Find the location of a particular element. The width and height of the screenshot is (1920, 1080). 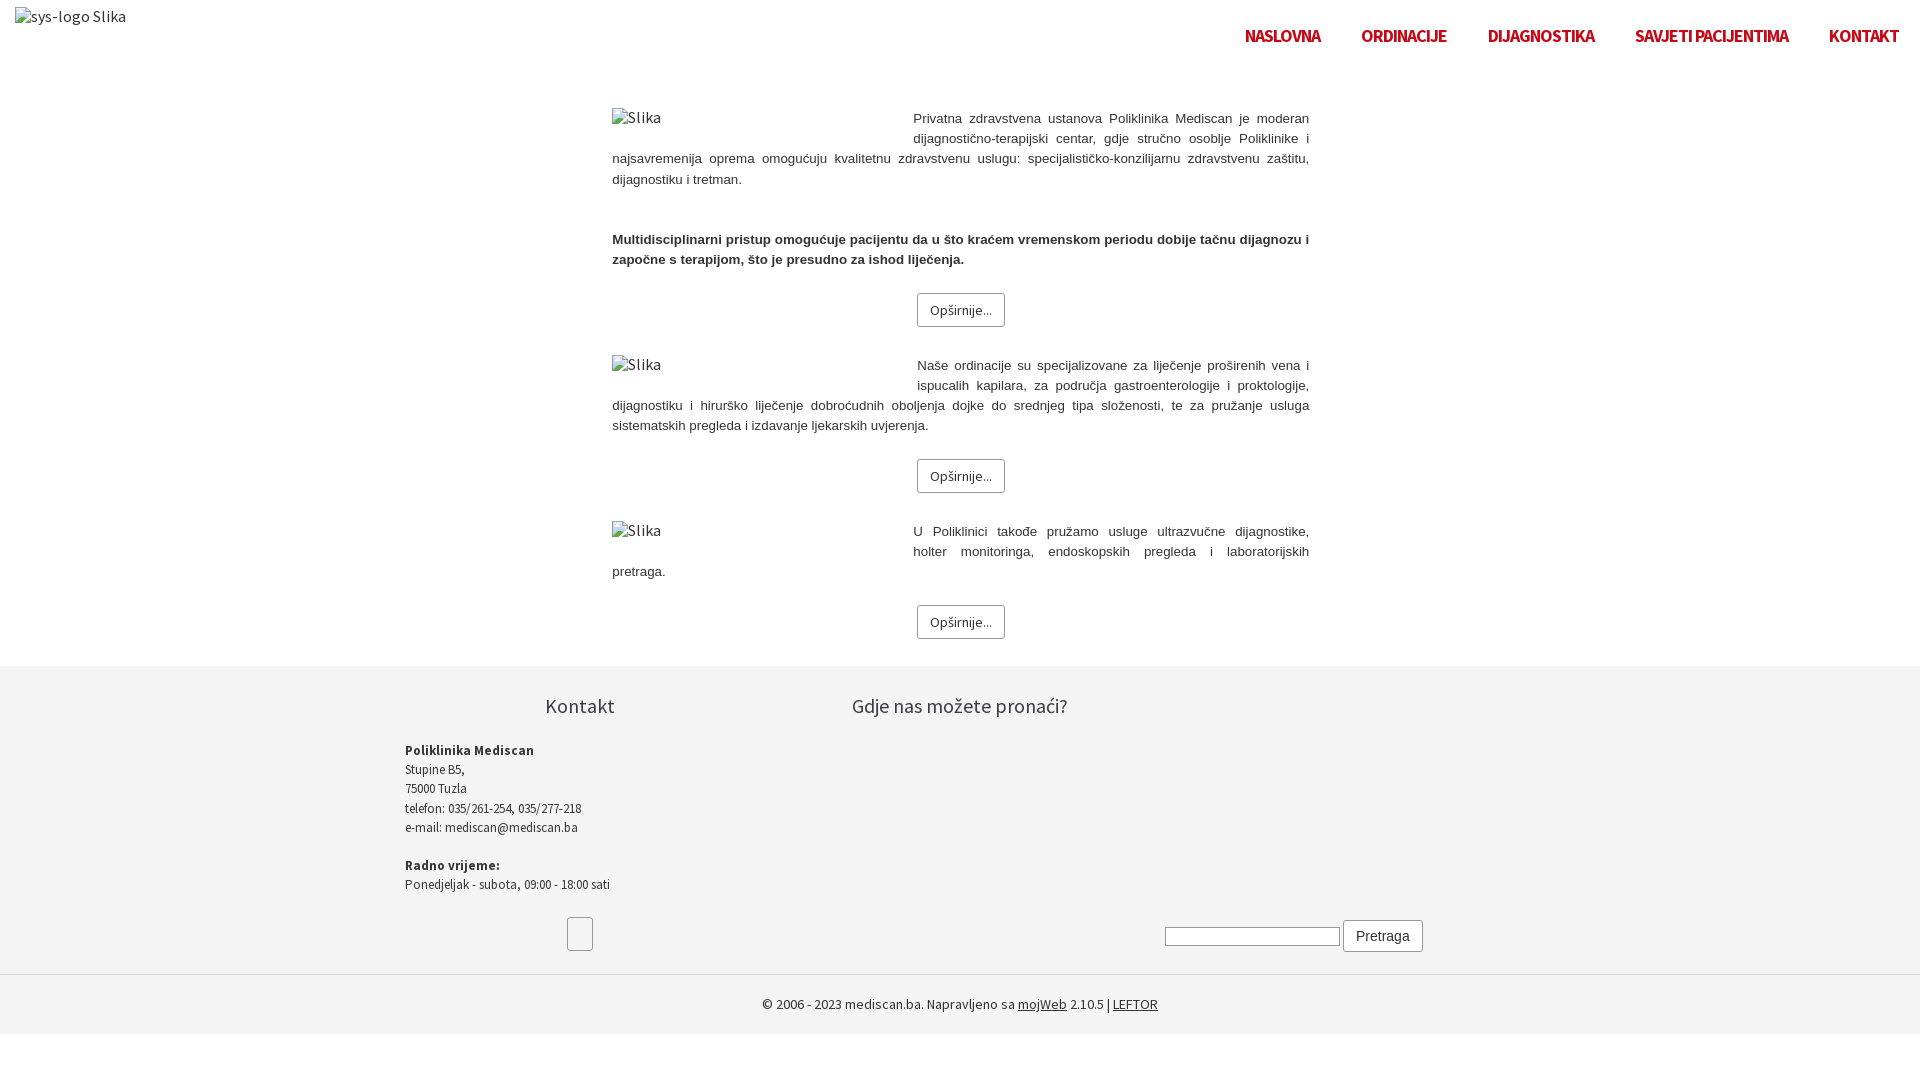

'ORDINACIJE' is located at coordinates (1402, 35).